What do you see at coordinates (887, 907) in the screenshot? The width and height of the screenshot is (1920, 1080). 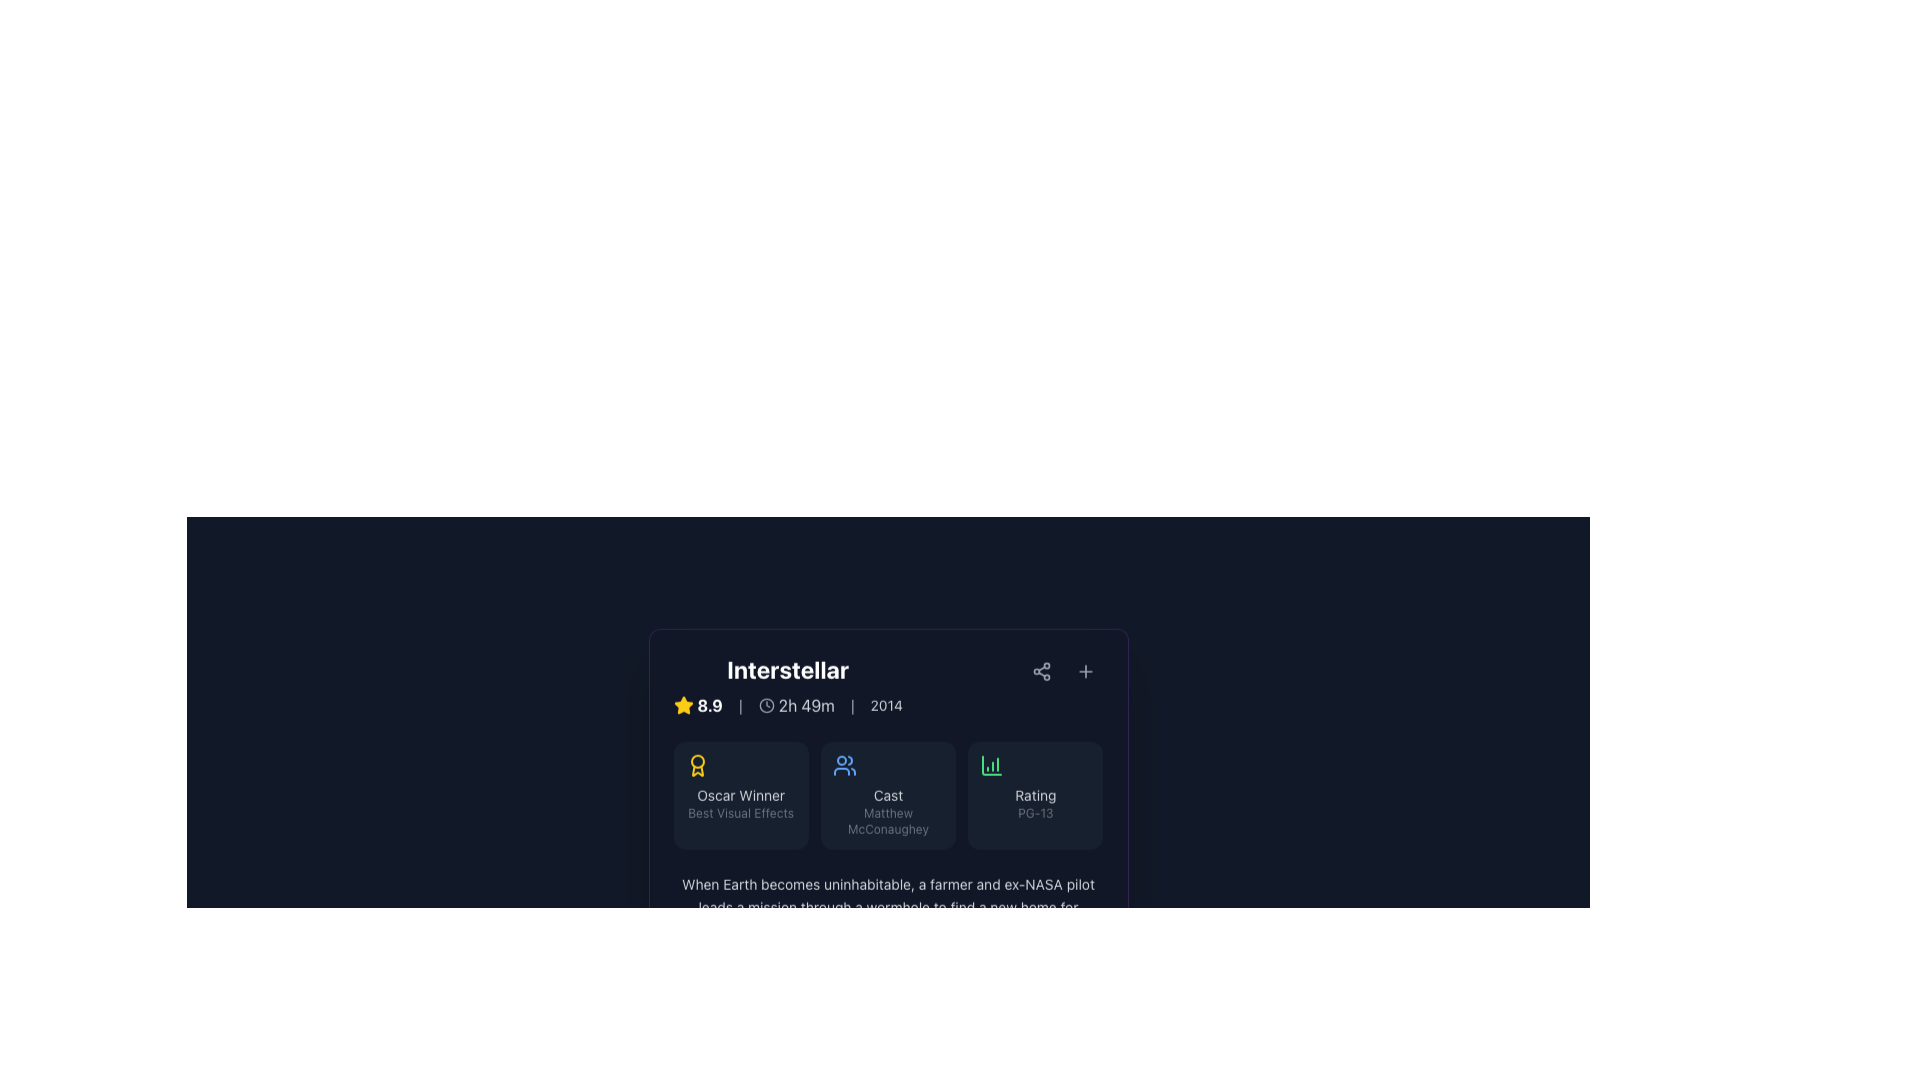 I see `text content of the narrative overview text block located centrally beneath the title section and above the genre tags` at bounding box center [887, 907].